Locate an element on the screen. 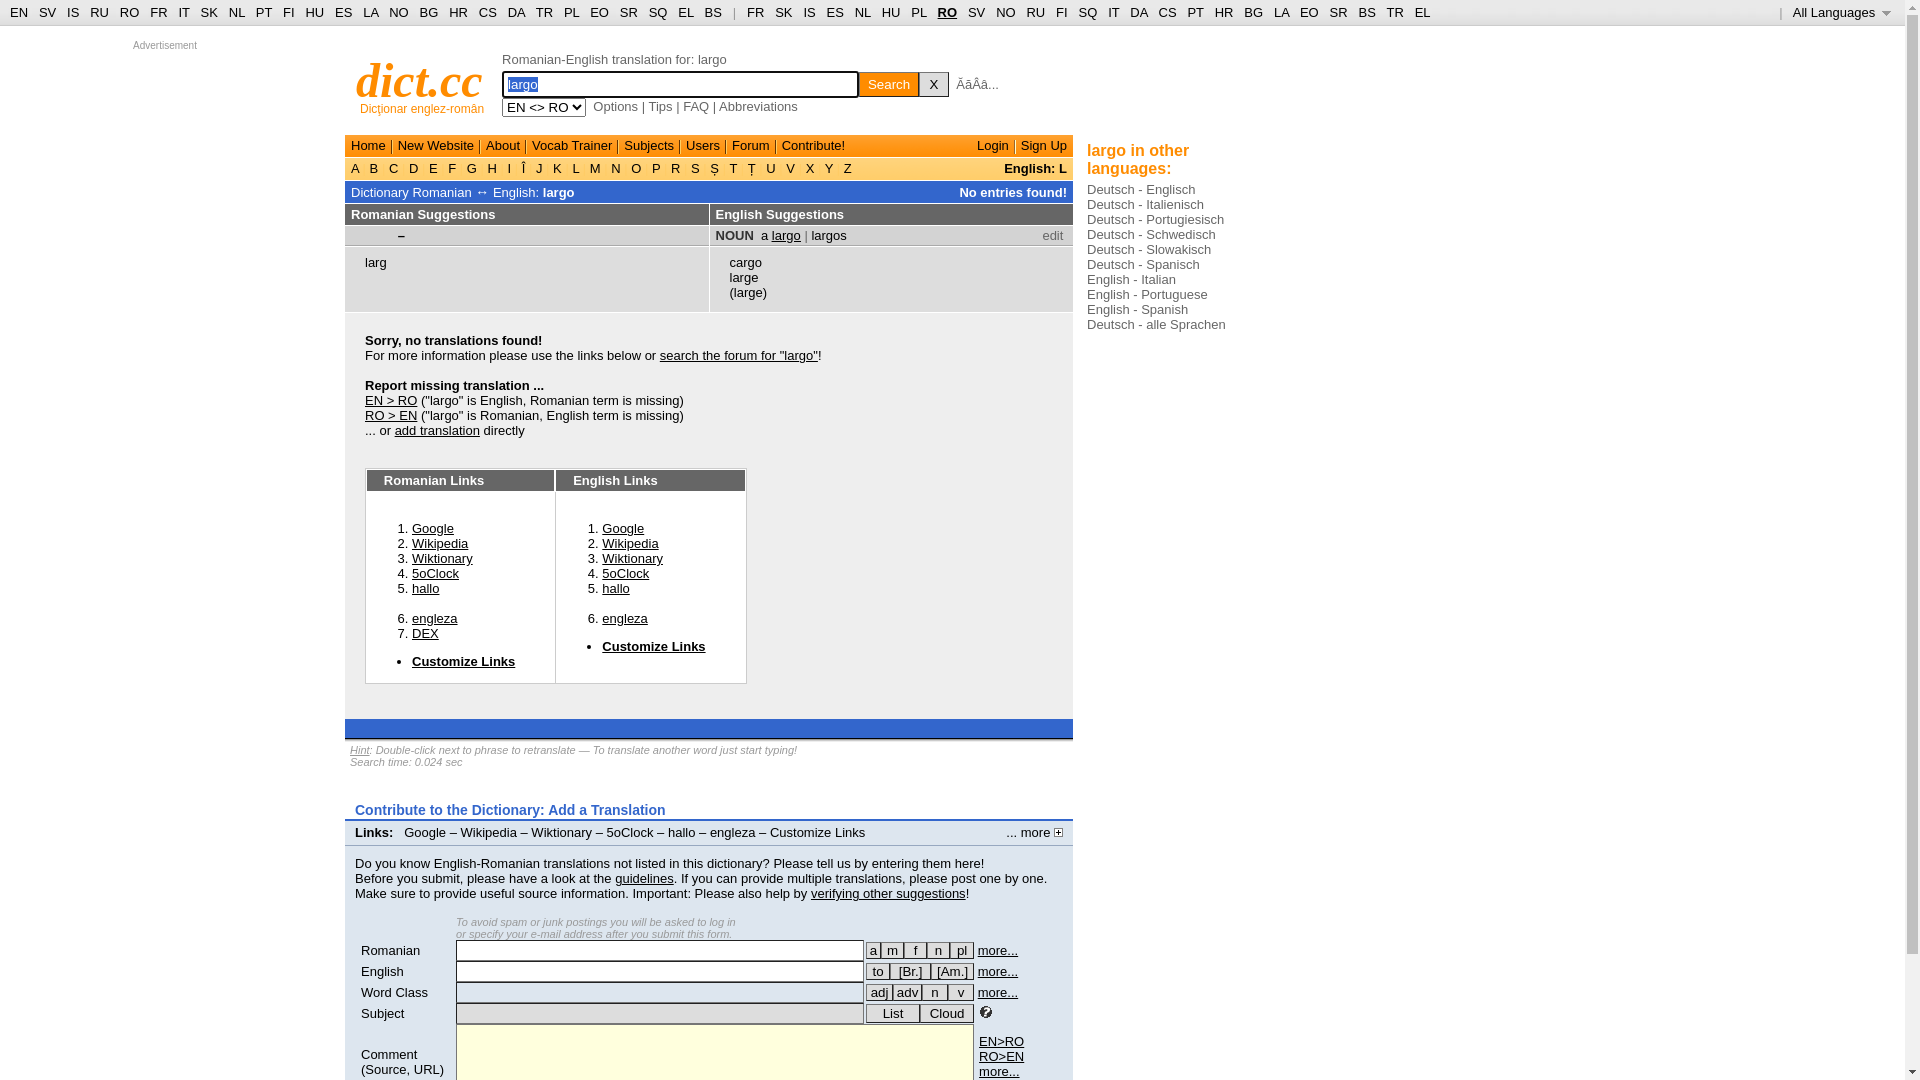  'a largo' is located at coordinates (760, 234).